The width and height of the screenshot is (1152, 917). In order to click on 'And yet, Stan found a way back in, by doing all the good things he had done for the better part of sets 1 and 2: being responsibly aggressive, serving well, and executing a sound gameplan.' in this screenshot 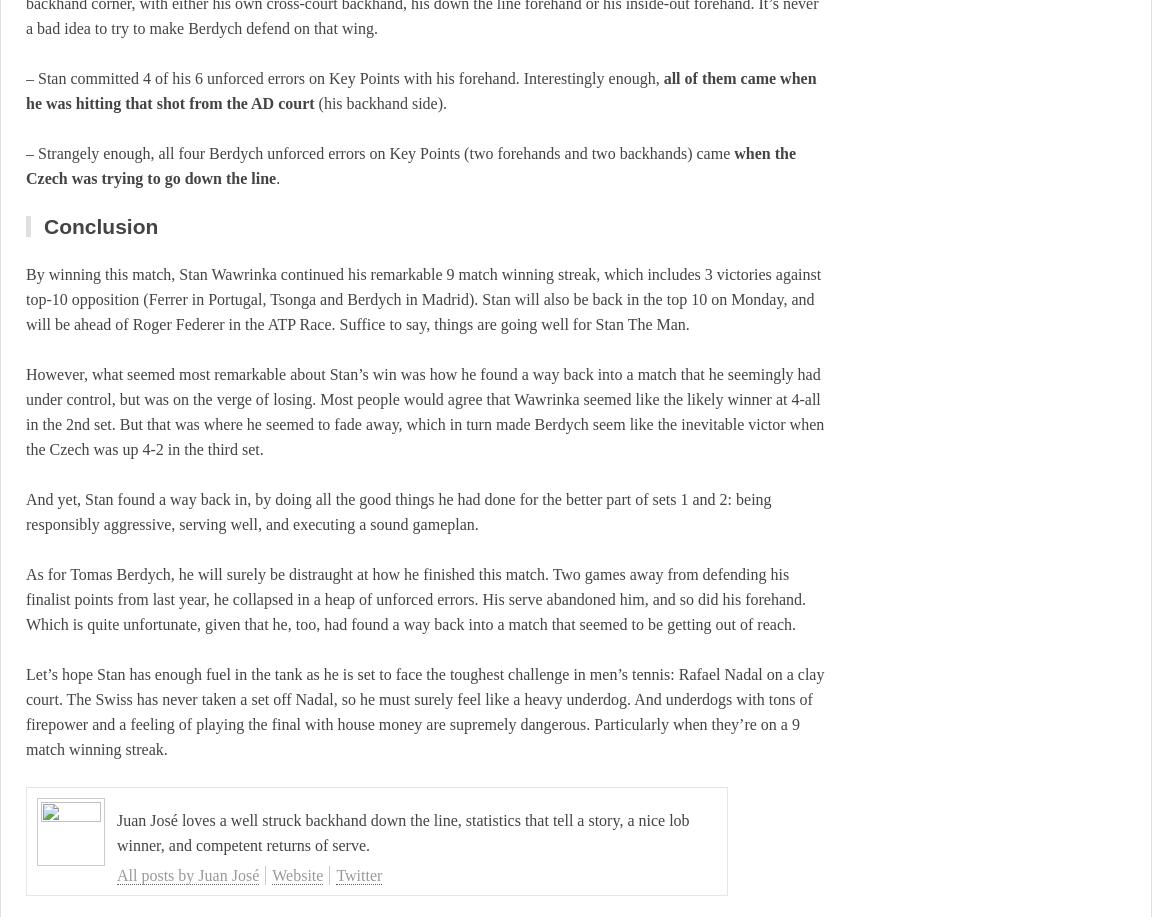, I will do `click(25, 510)`.